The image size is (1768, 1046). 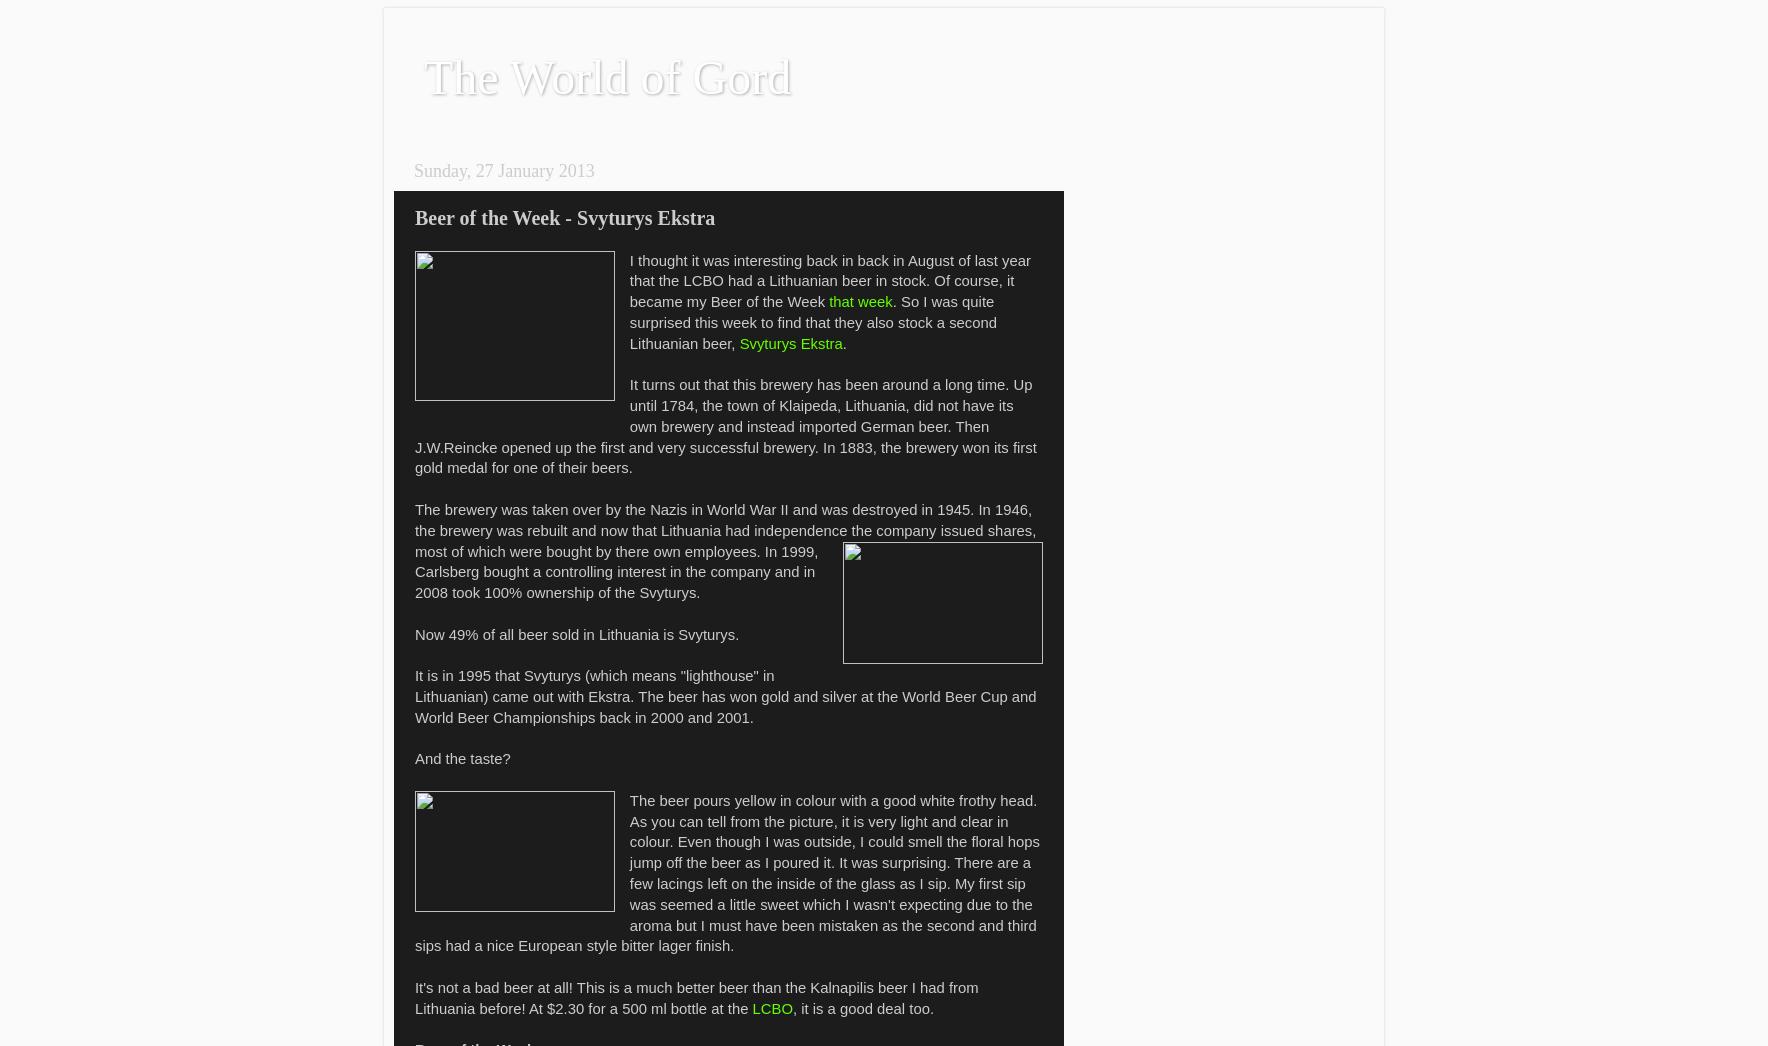 I want to click on 'It is in 1995 that Svyturys (which means "lighthouse" in Lithuanian) came out with Ekstra. The beer has won gold and silver at the World Beer Cup and World Beer Championships back in 2000 and 2001.', so click(x=725, y=696).